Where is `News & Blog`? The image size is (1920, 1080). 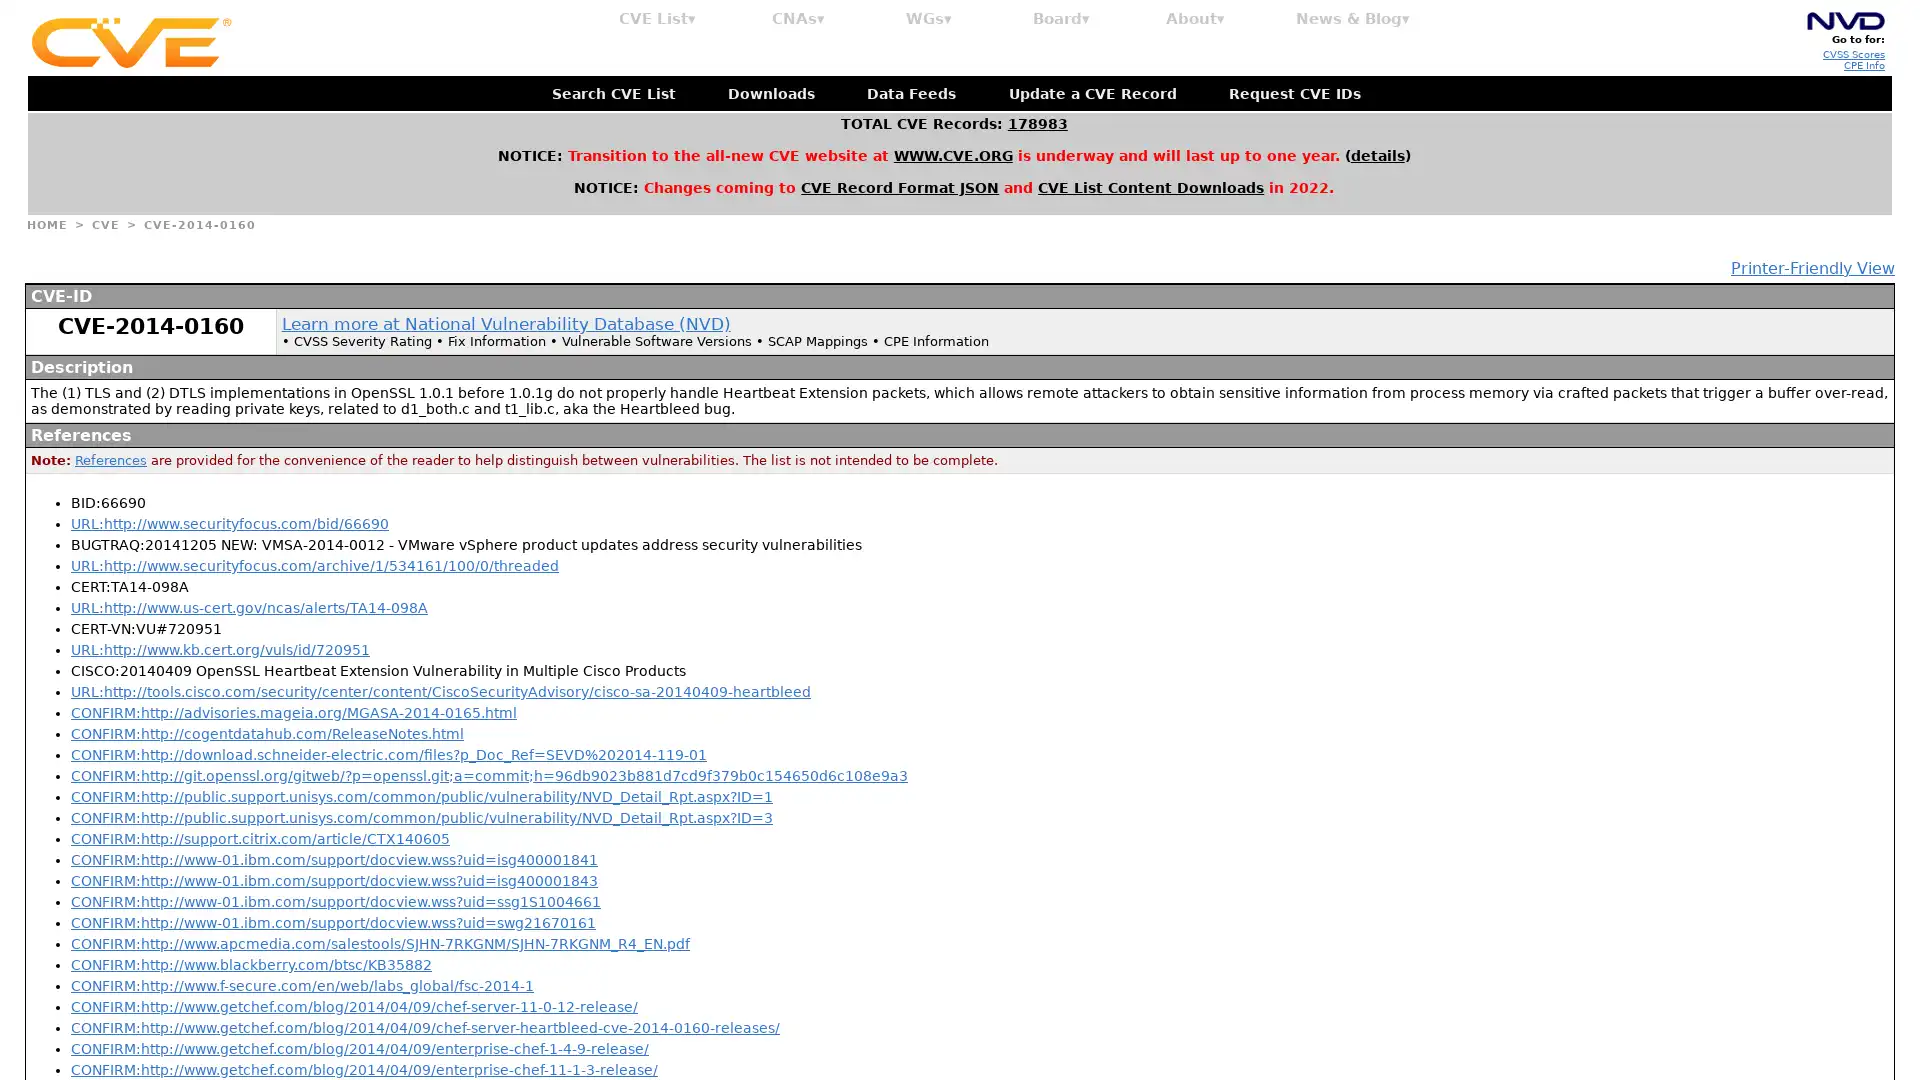
News & Blog is located at coordinates (1353, 19).